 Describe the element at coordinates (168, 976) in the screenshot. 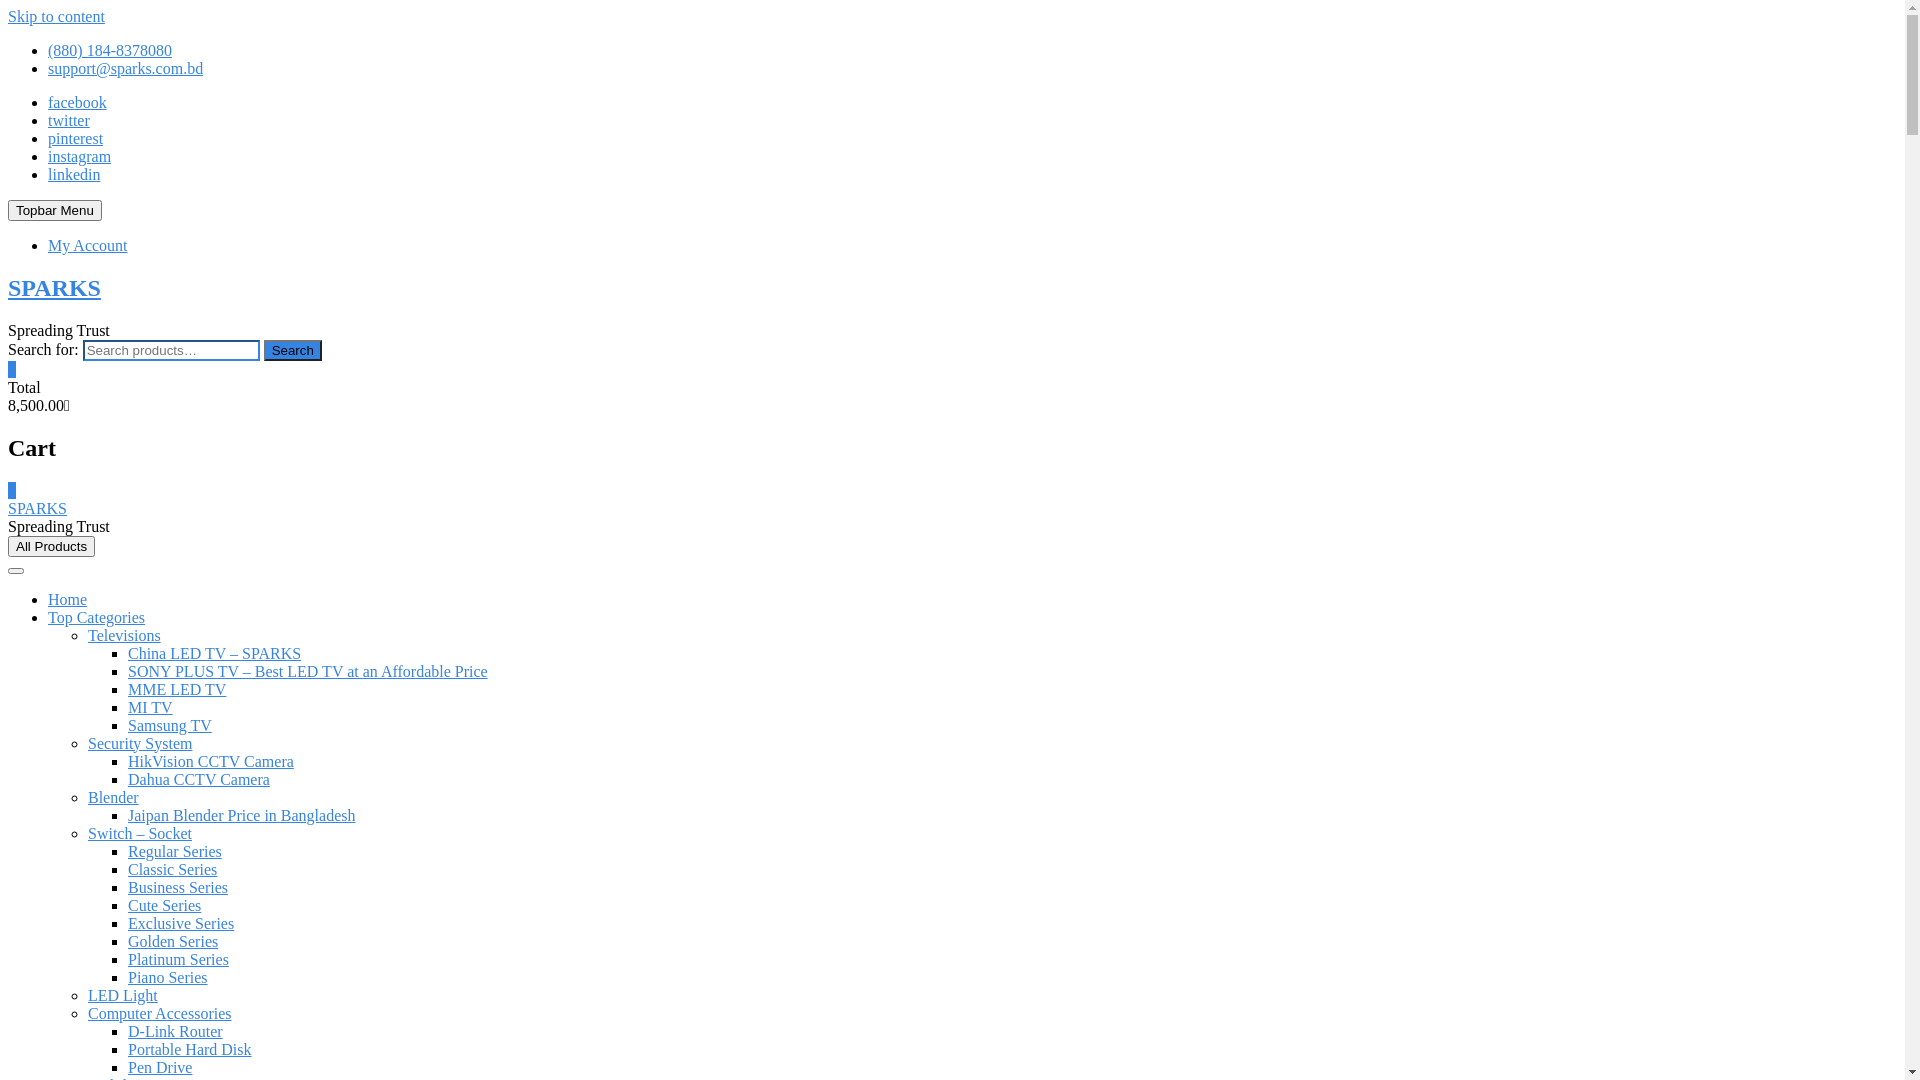

I see `'Piano Series'` at that location.